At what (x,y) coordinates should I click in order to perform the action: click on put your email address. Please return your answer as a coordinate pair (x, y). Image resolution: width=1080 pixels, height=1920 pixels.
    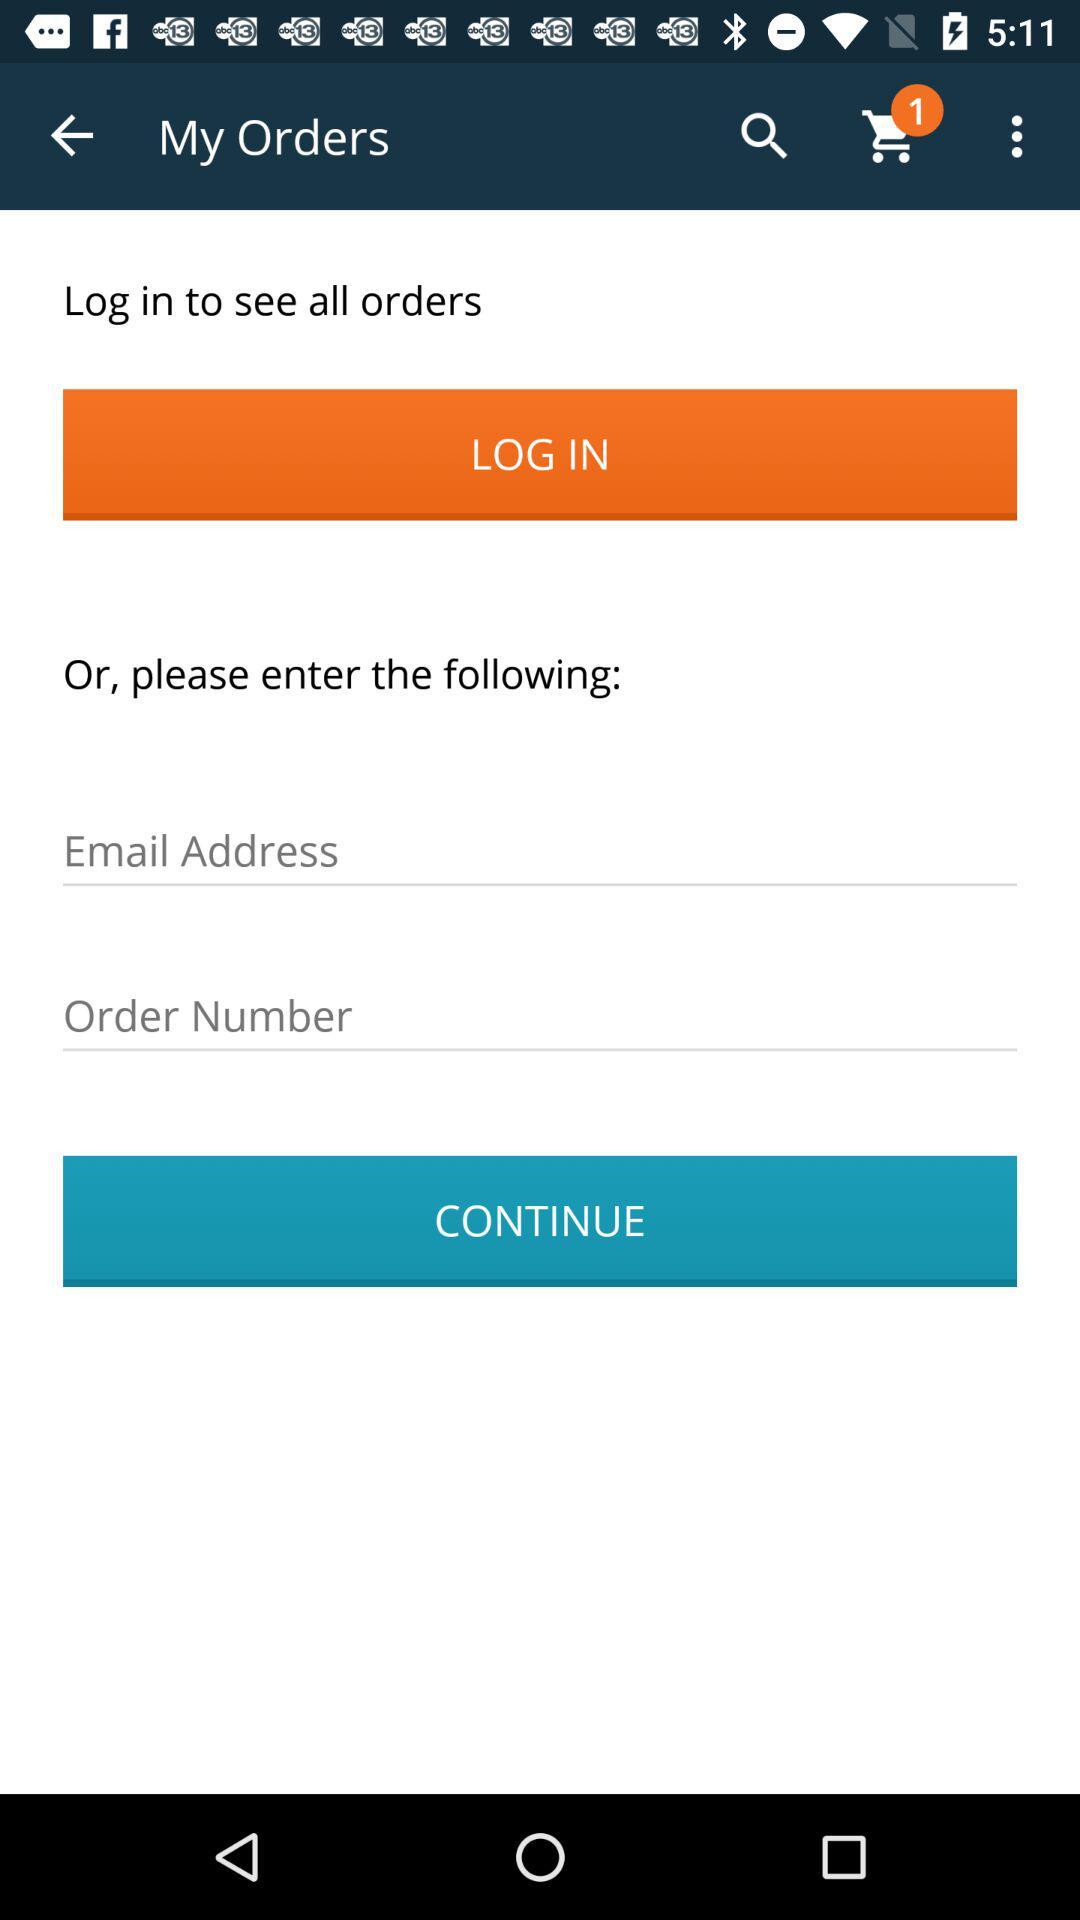
    Looking at the image, I should click on (540, 851).